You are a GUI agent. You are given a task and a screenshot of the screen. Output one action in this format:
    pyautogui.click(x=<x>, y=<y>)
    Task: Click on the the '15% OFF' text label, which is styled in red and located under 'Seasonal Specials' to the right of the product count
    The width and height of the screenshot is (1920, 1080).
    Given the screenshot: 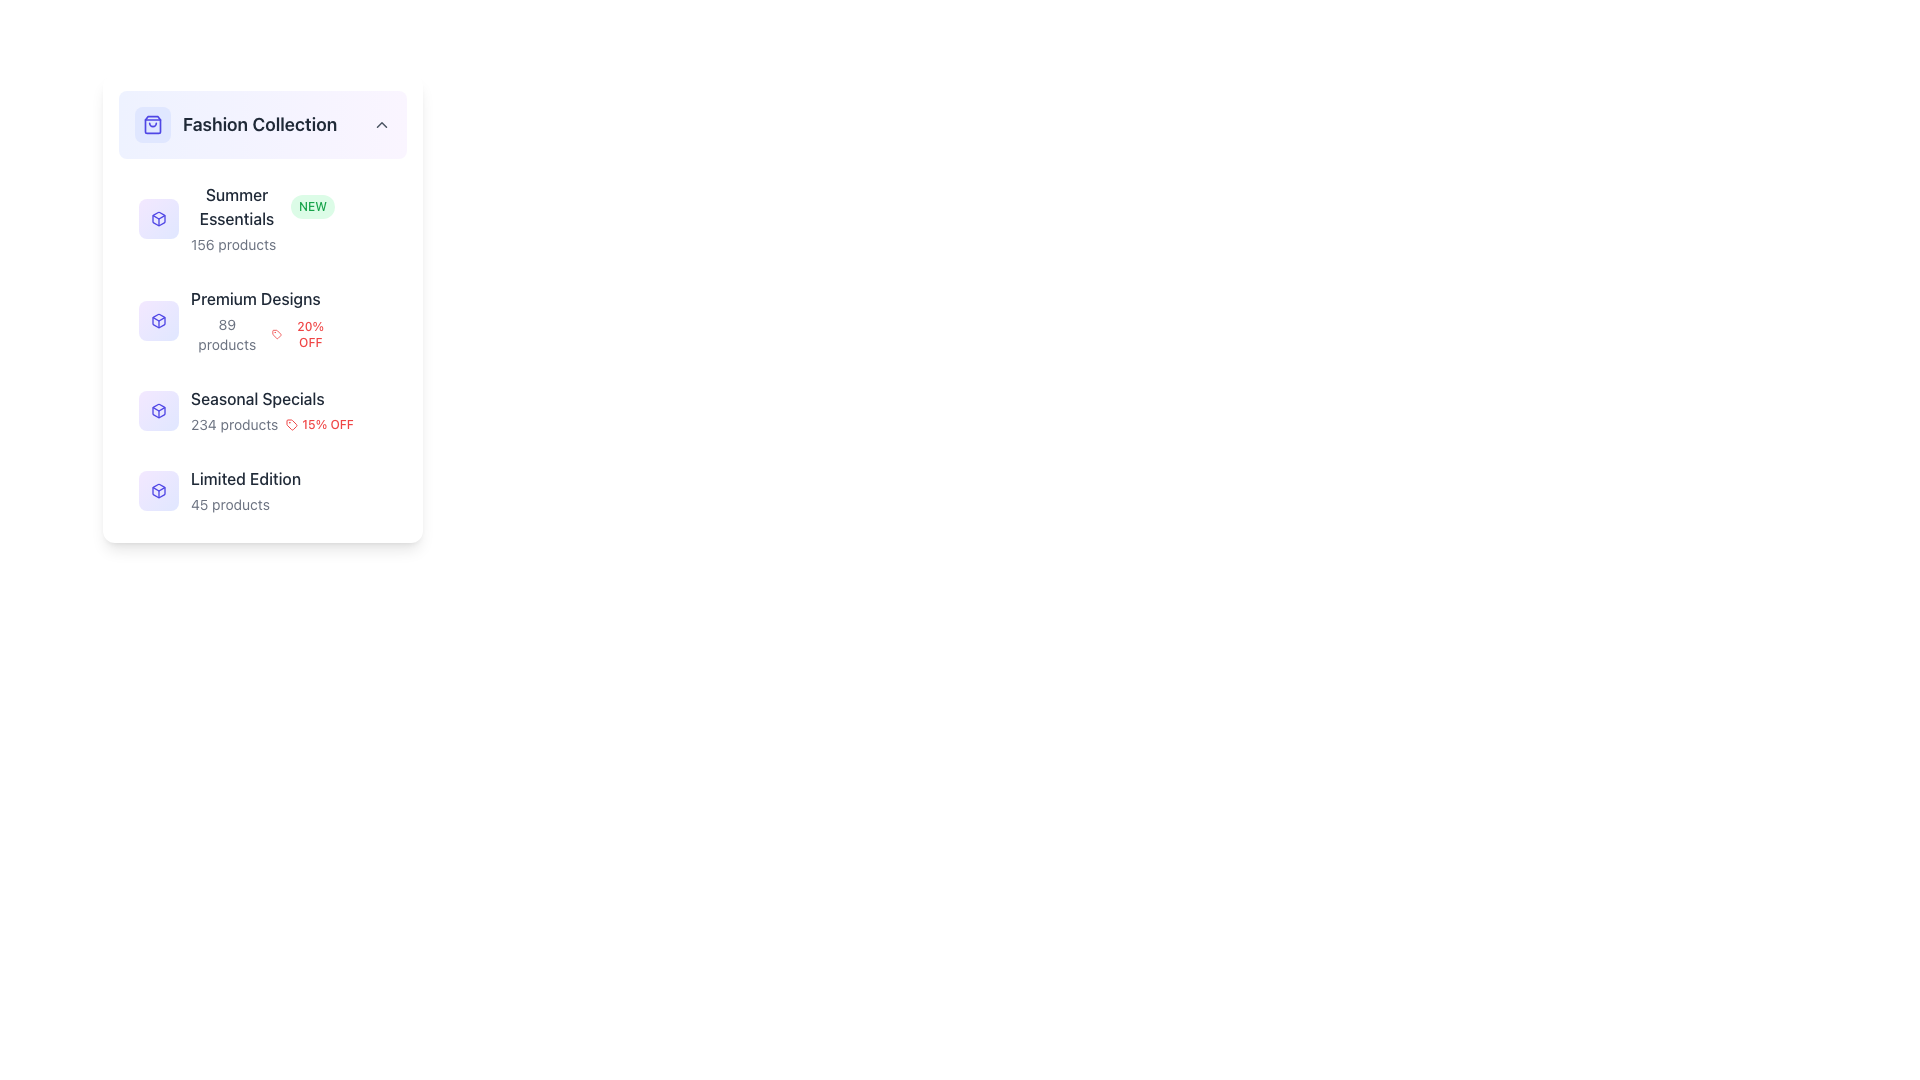 What is the action you would take?
    pyautogui.click(x=328, y=423)
    